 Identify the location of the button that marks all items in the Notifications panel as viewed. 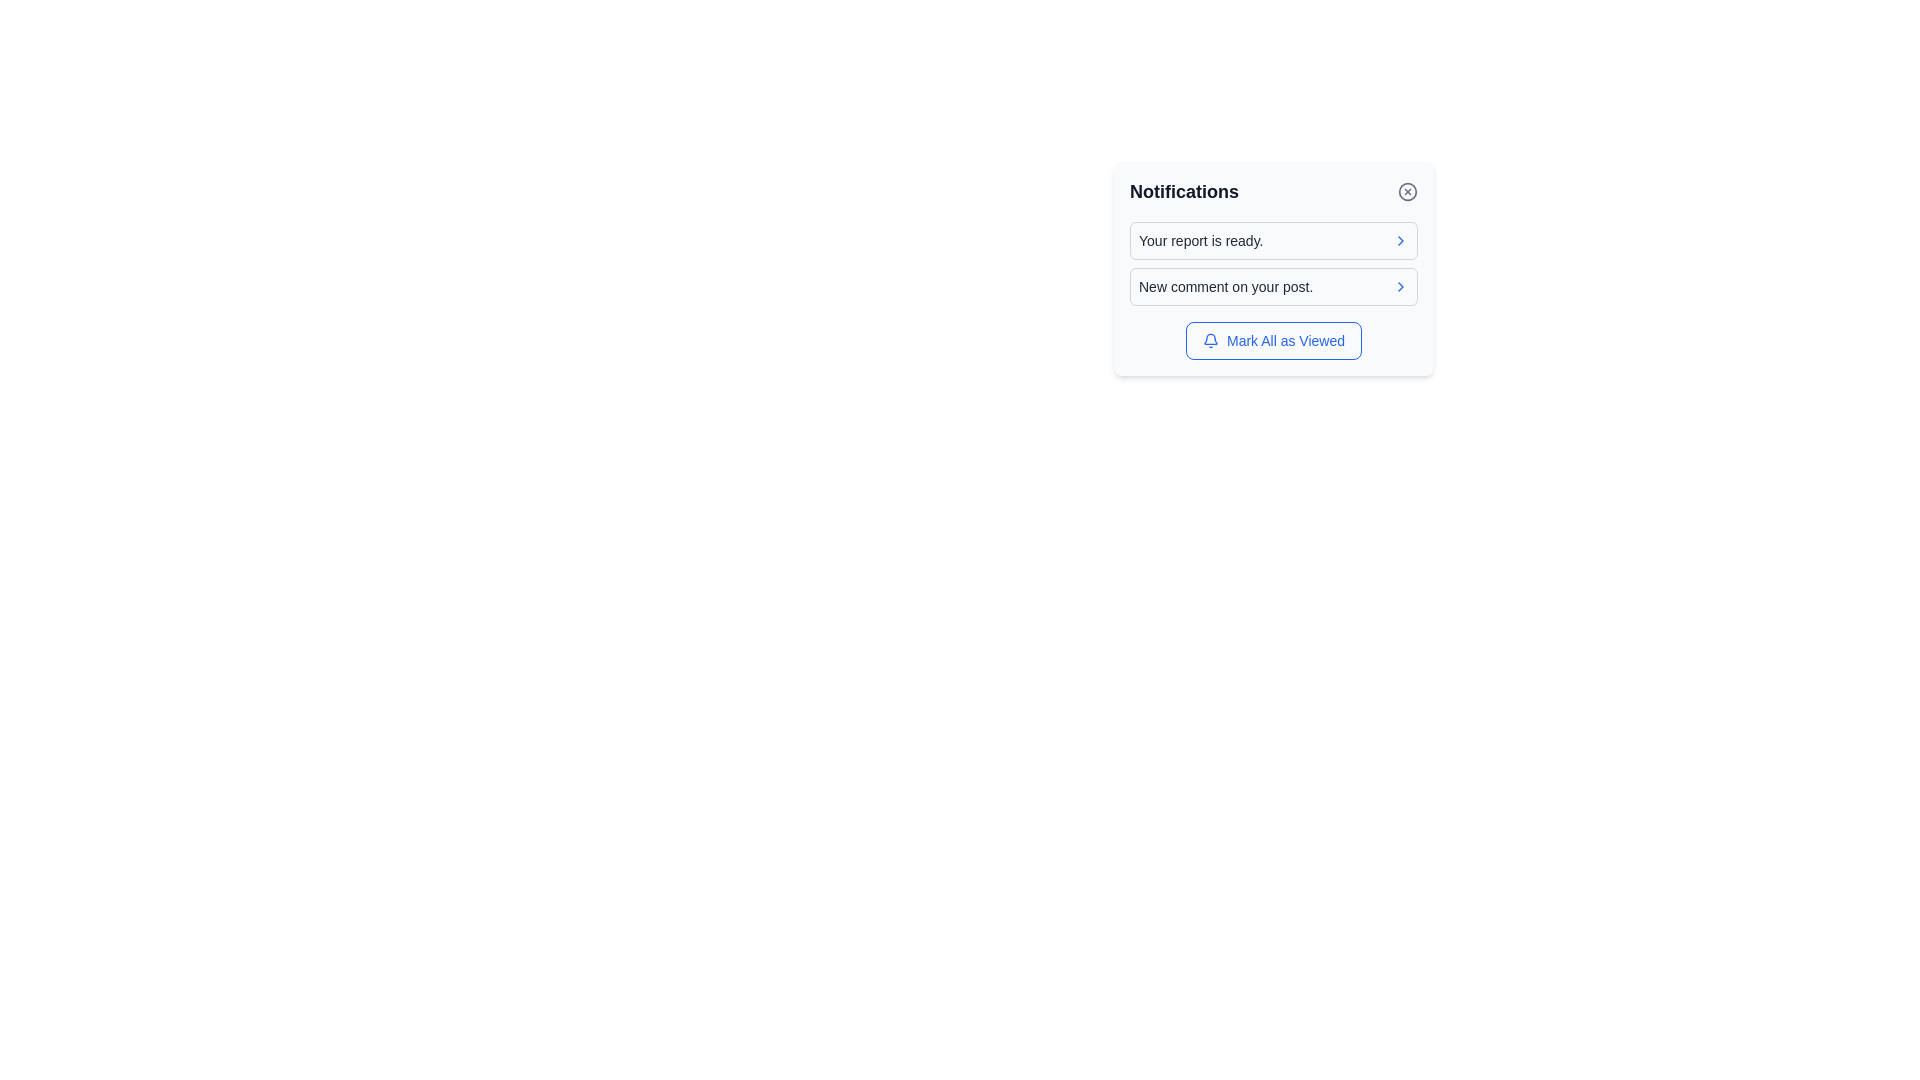
(1272, 339).